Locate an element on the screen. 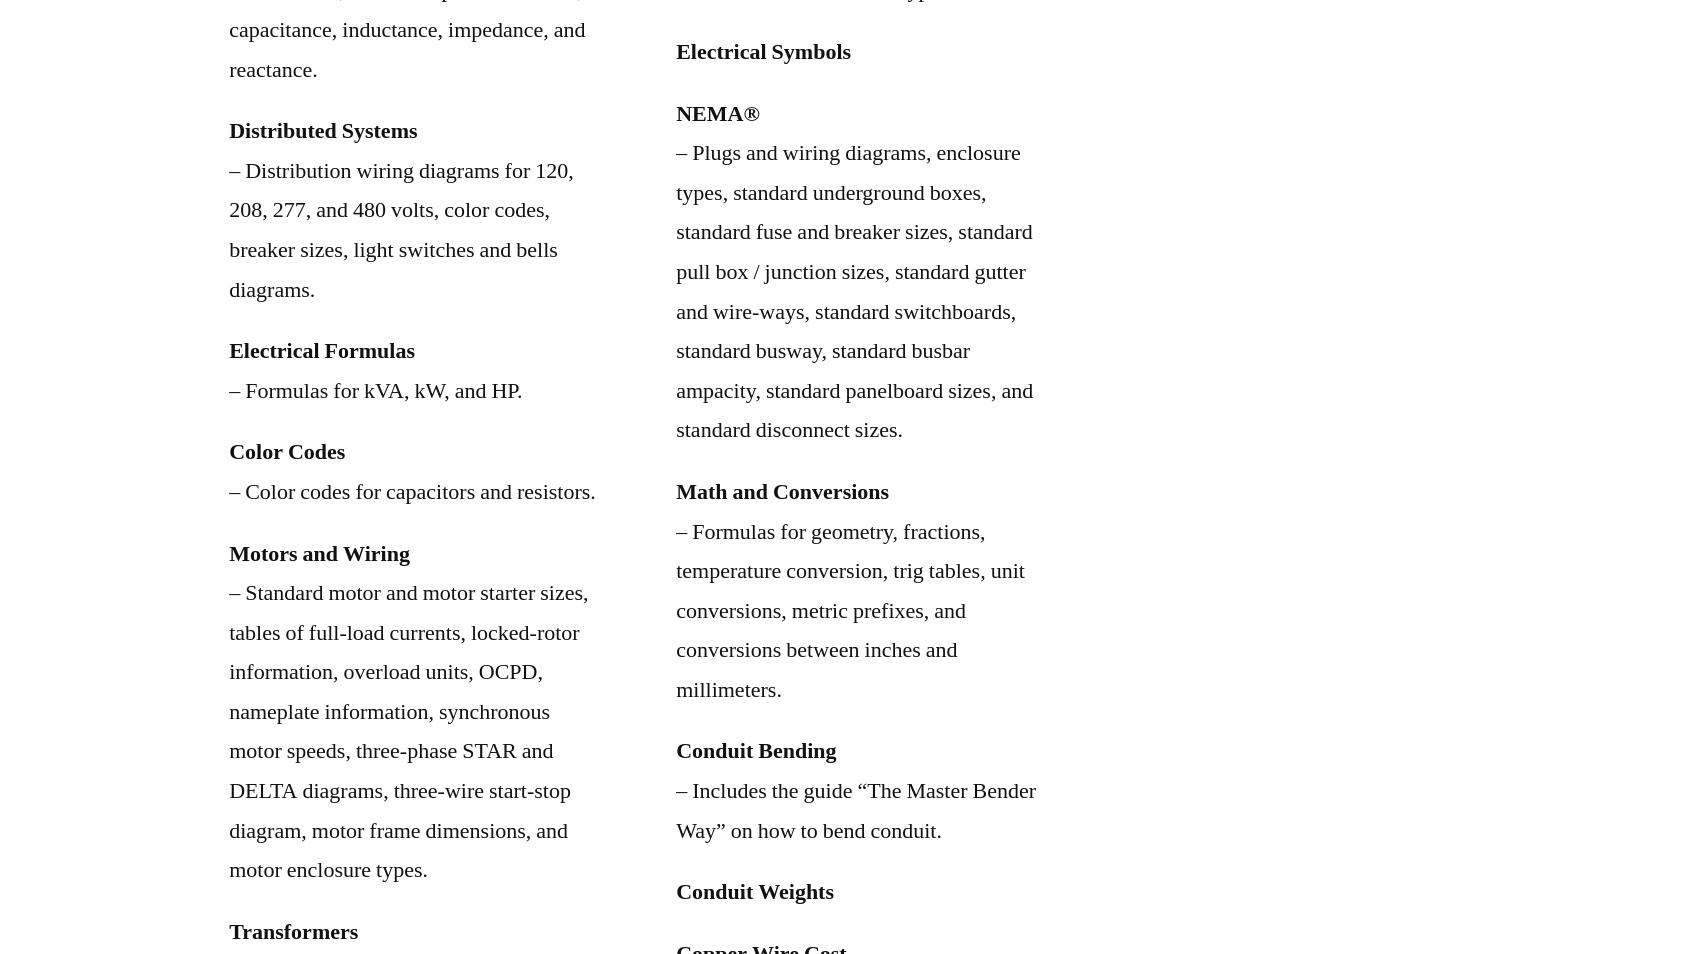  '– Includes the guide “The Master Bender Way” on how to bend conduit.' is located at coordinates (854, 810).